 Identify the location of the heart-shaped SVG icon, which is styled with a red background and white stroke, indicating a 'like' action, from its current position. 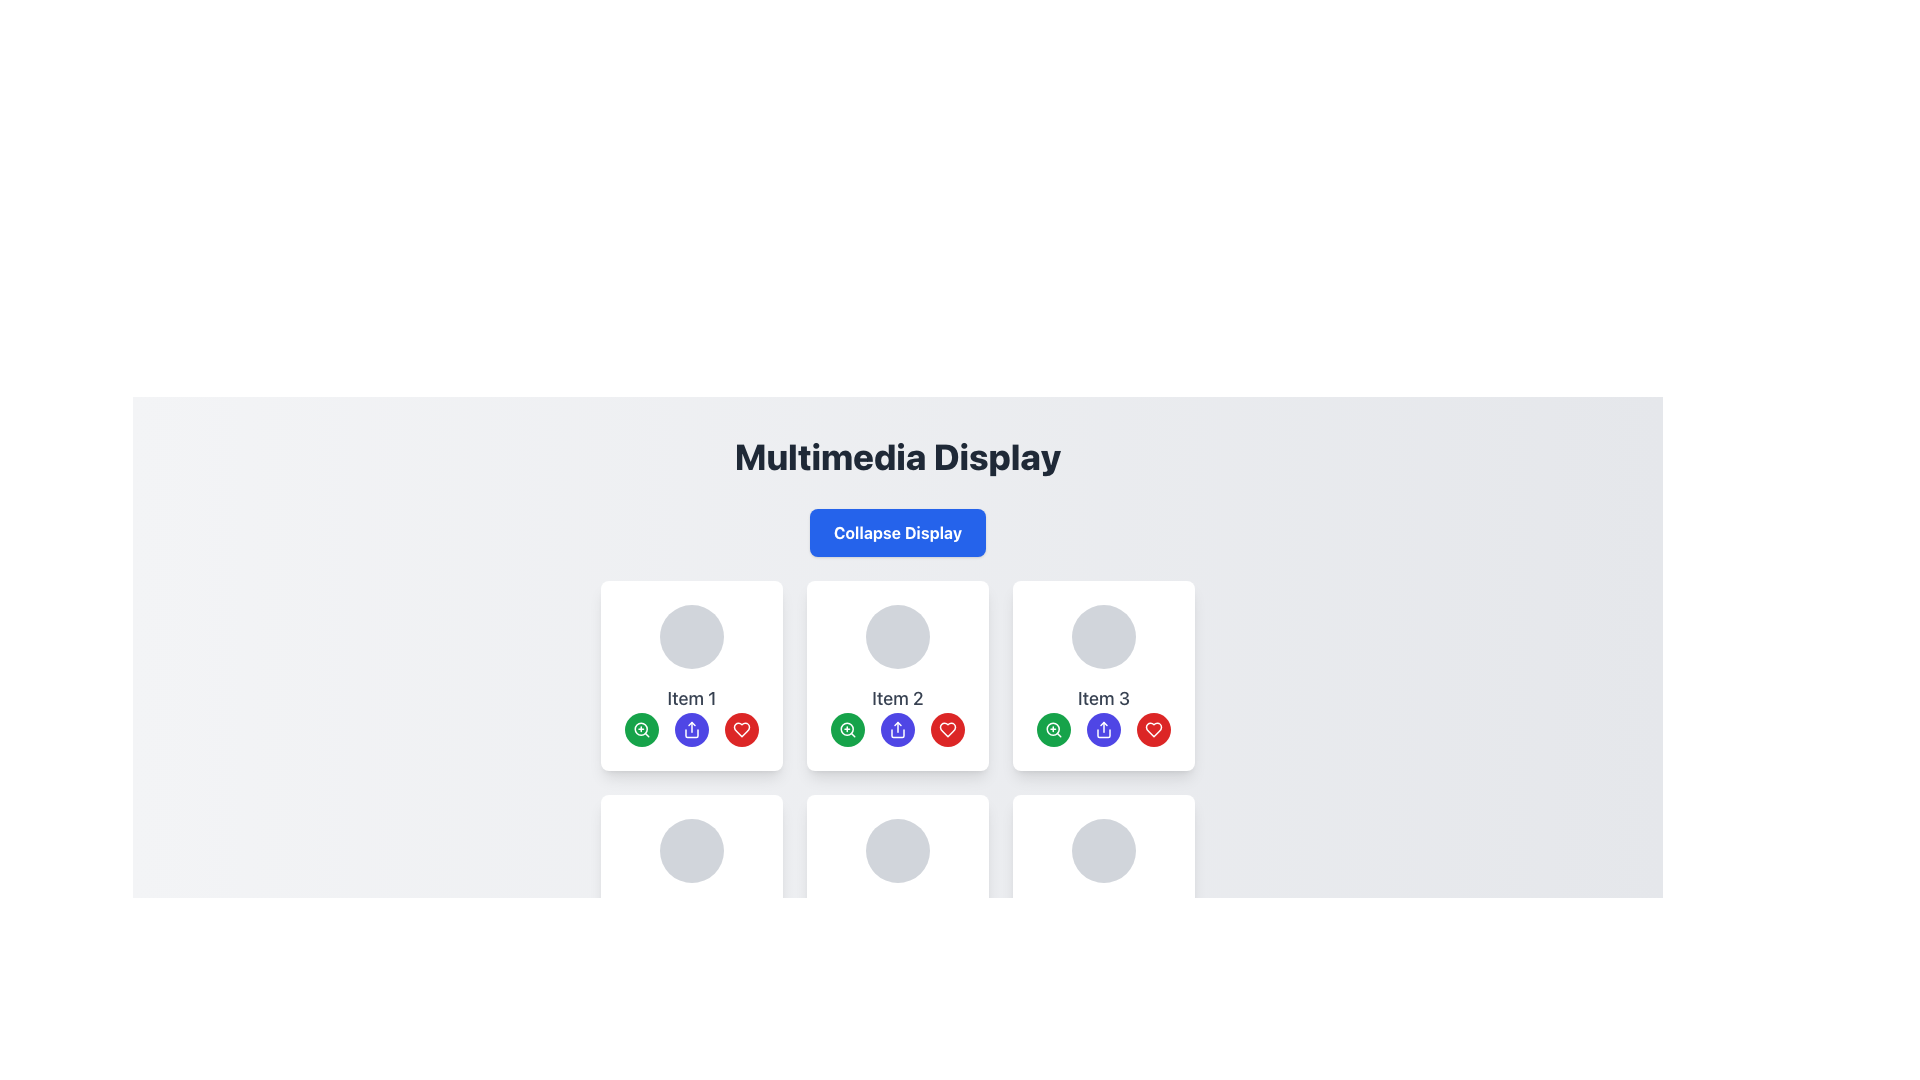
(947, 729).